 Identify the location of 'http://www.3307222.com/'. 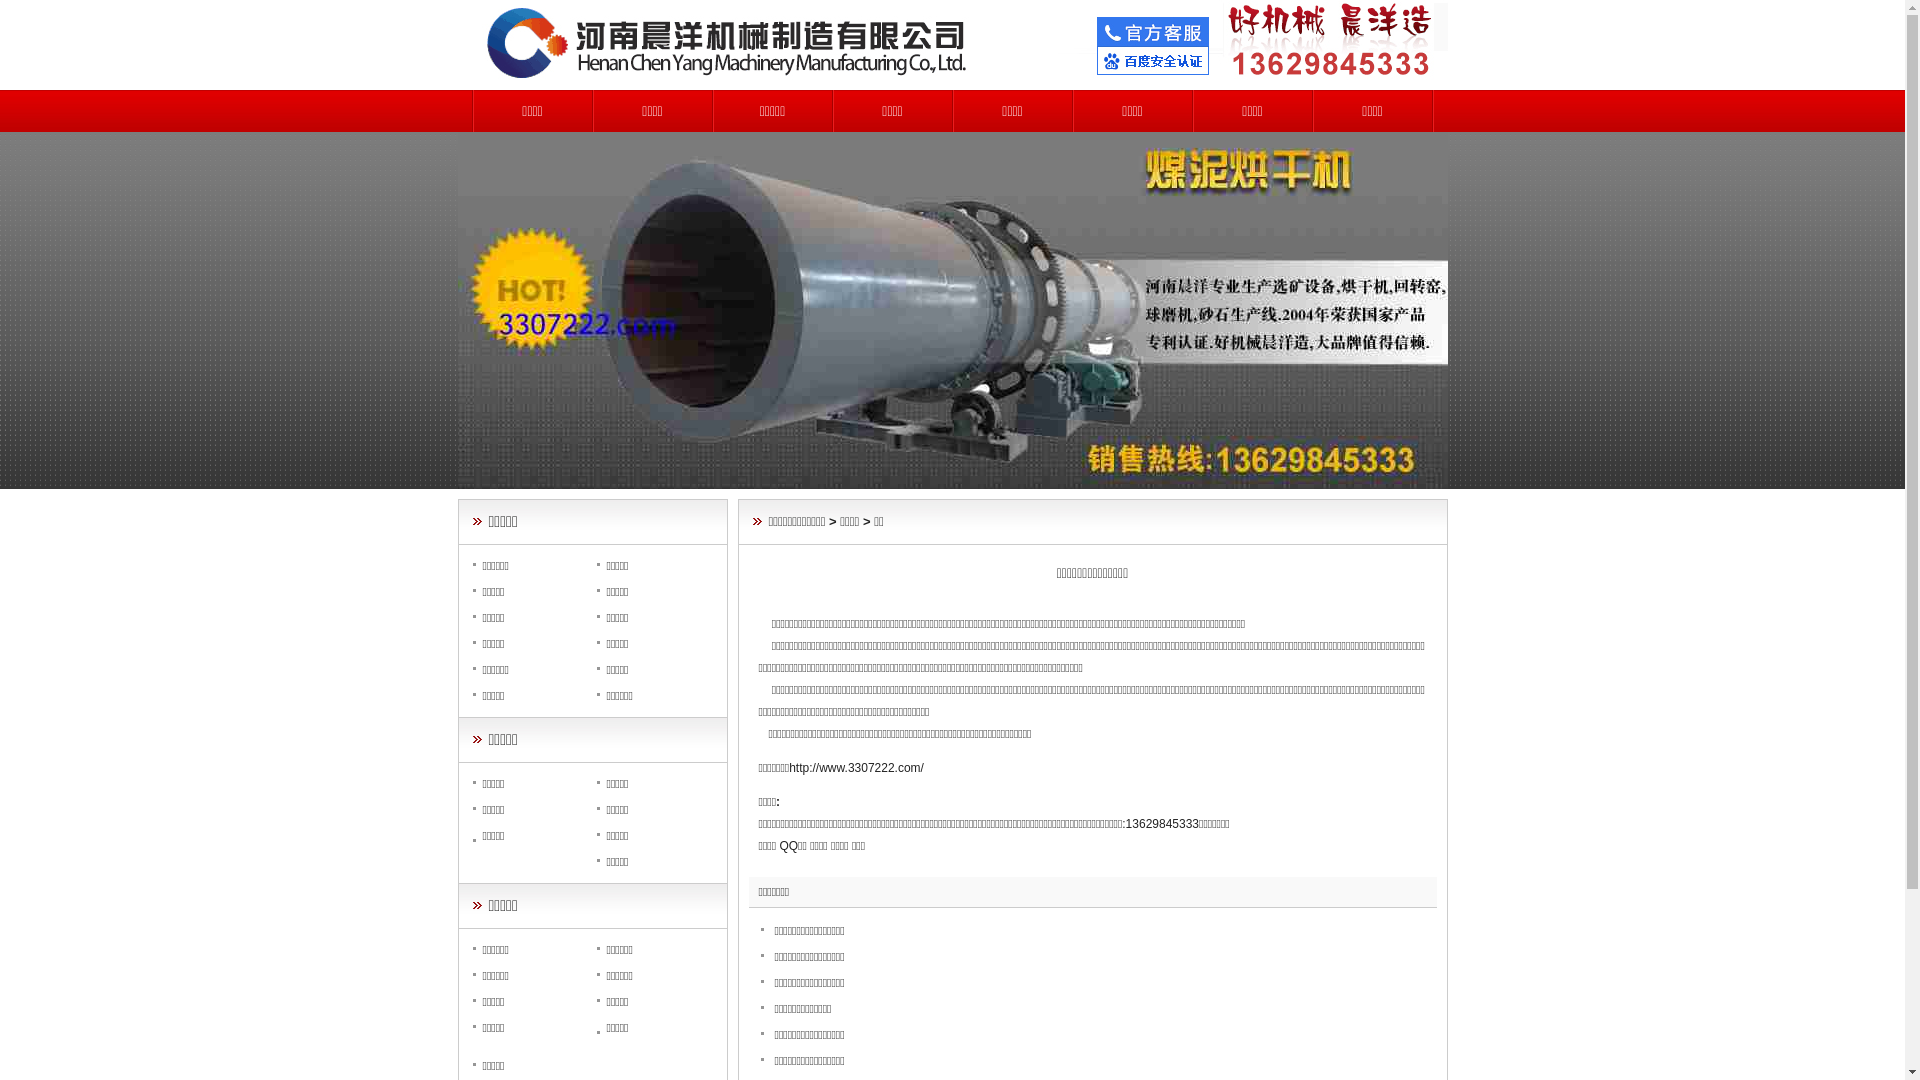
(856, 766).